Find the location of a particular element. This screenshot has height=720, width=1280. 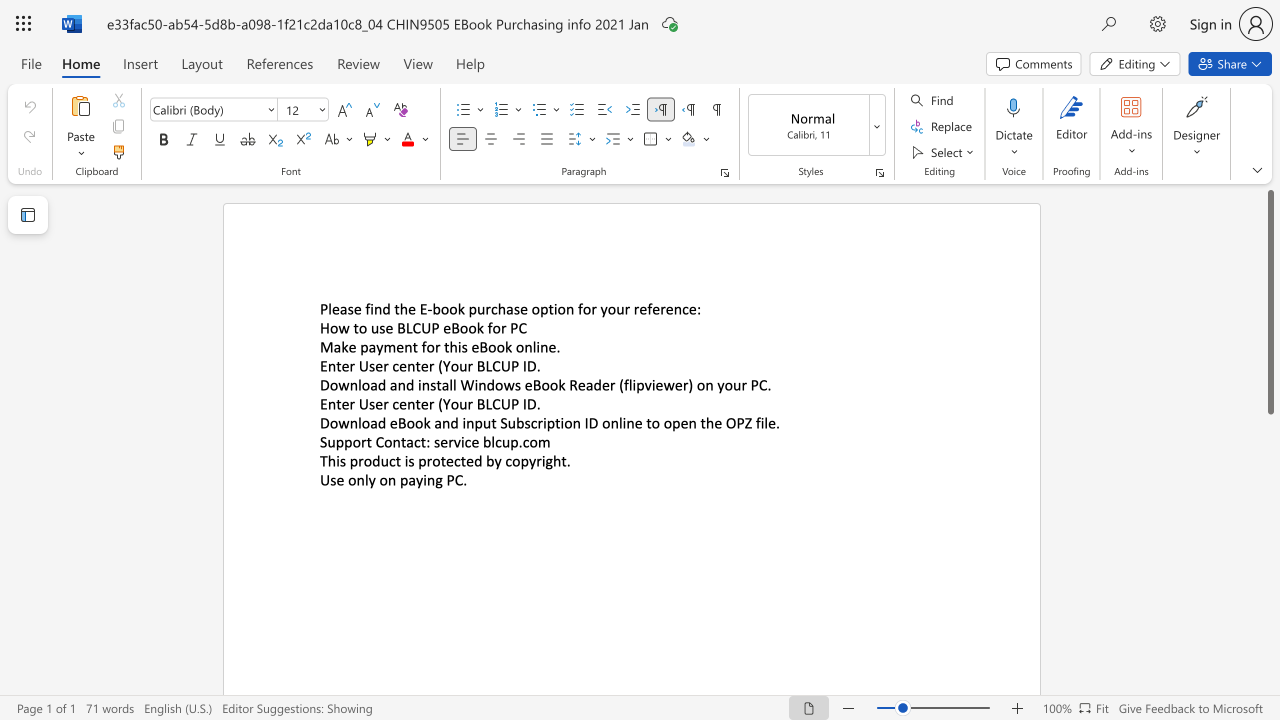

the scrollbar to move the content lower is located at coordinates (1269, 540).